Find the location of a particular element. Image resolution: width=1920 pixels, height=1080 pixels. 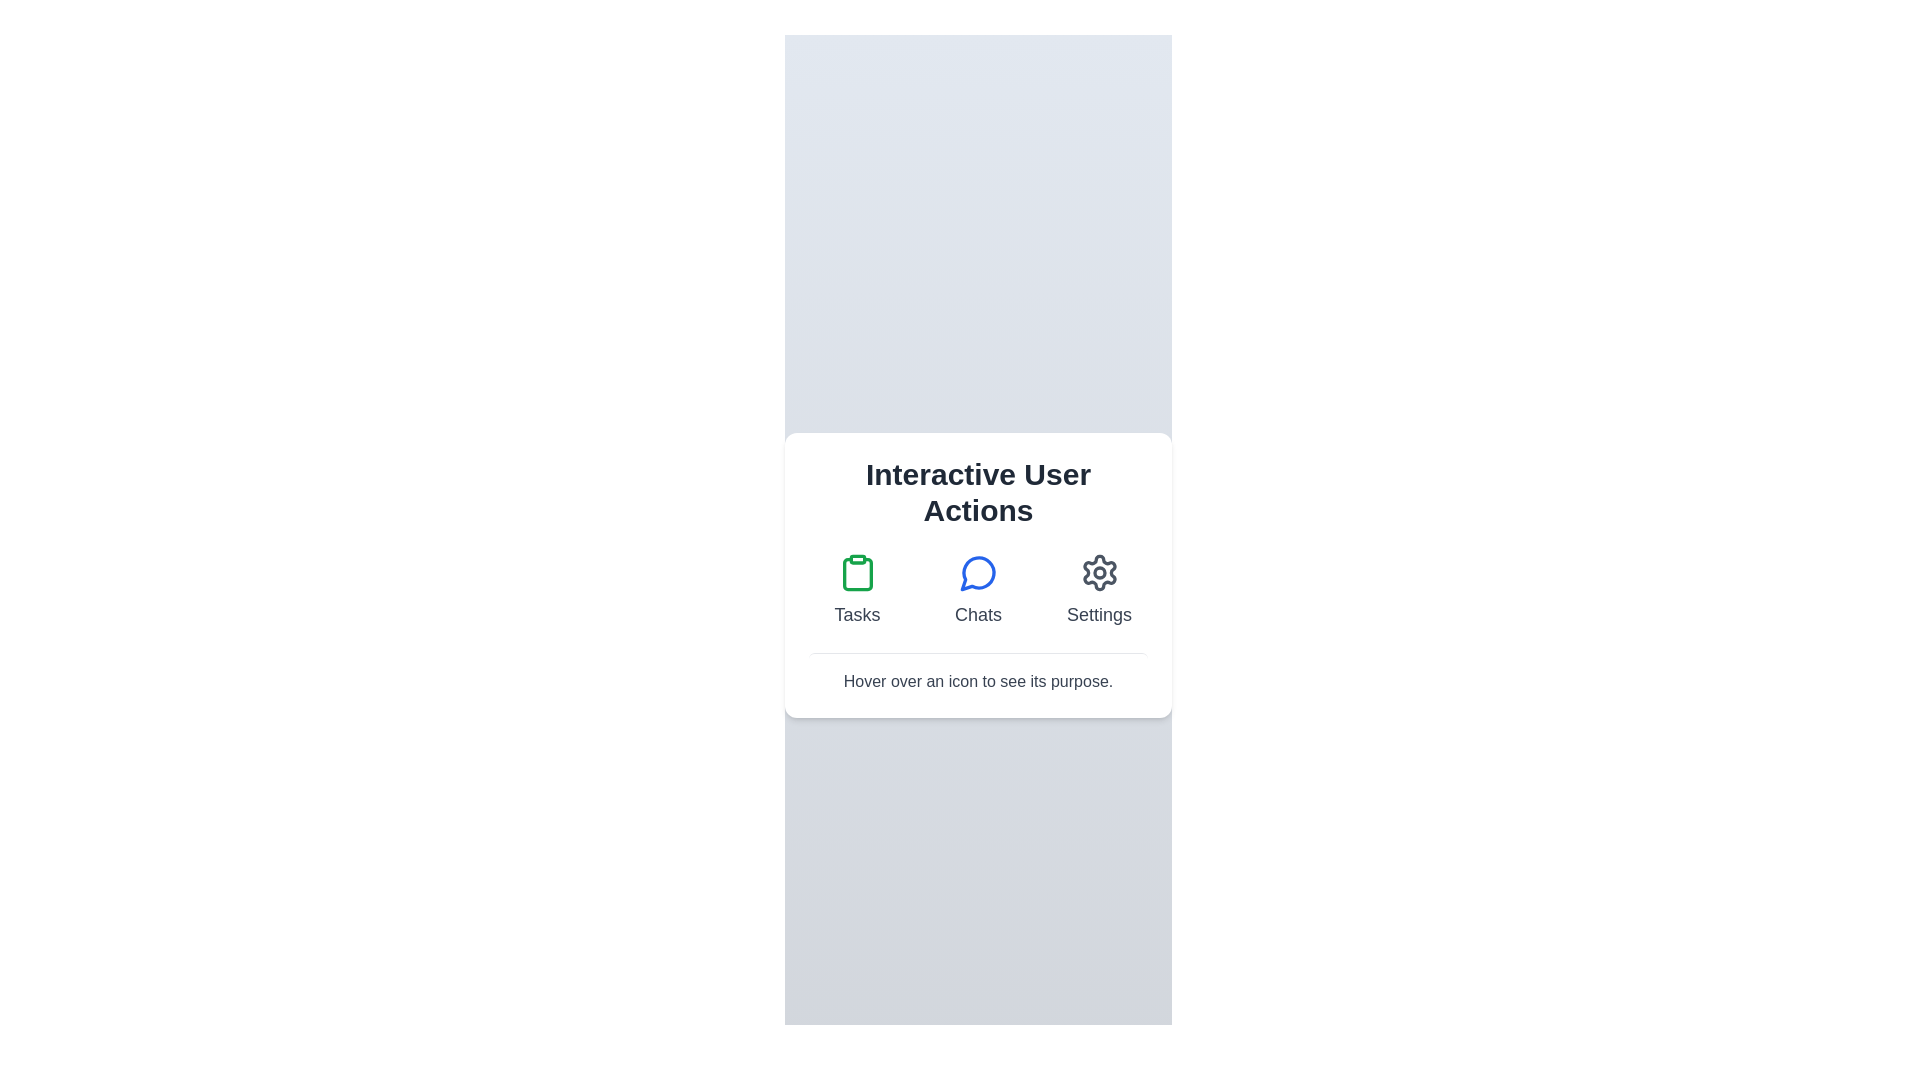

the circular blue chat bubble icon located in the 'Chats' box beneath the 'Interactive User Actions' title is located at coordinates (977, 573).